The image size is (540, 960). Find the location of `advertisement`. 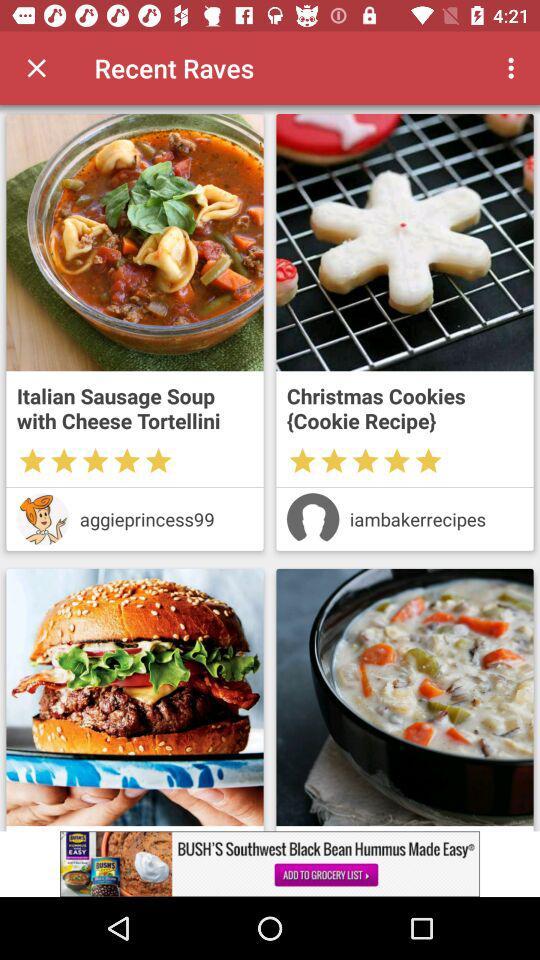

advertisement is located at coordinates (135, 241).